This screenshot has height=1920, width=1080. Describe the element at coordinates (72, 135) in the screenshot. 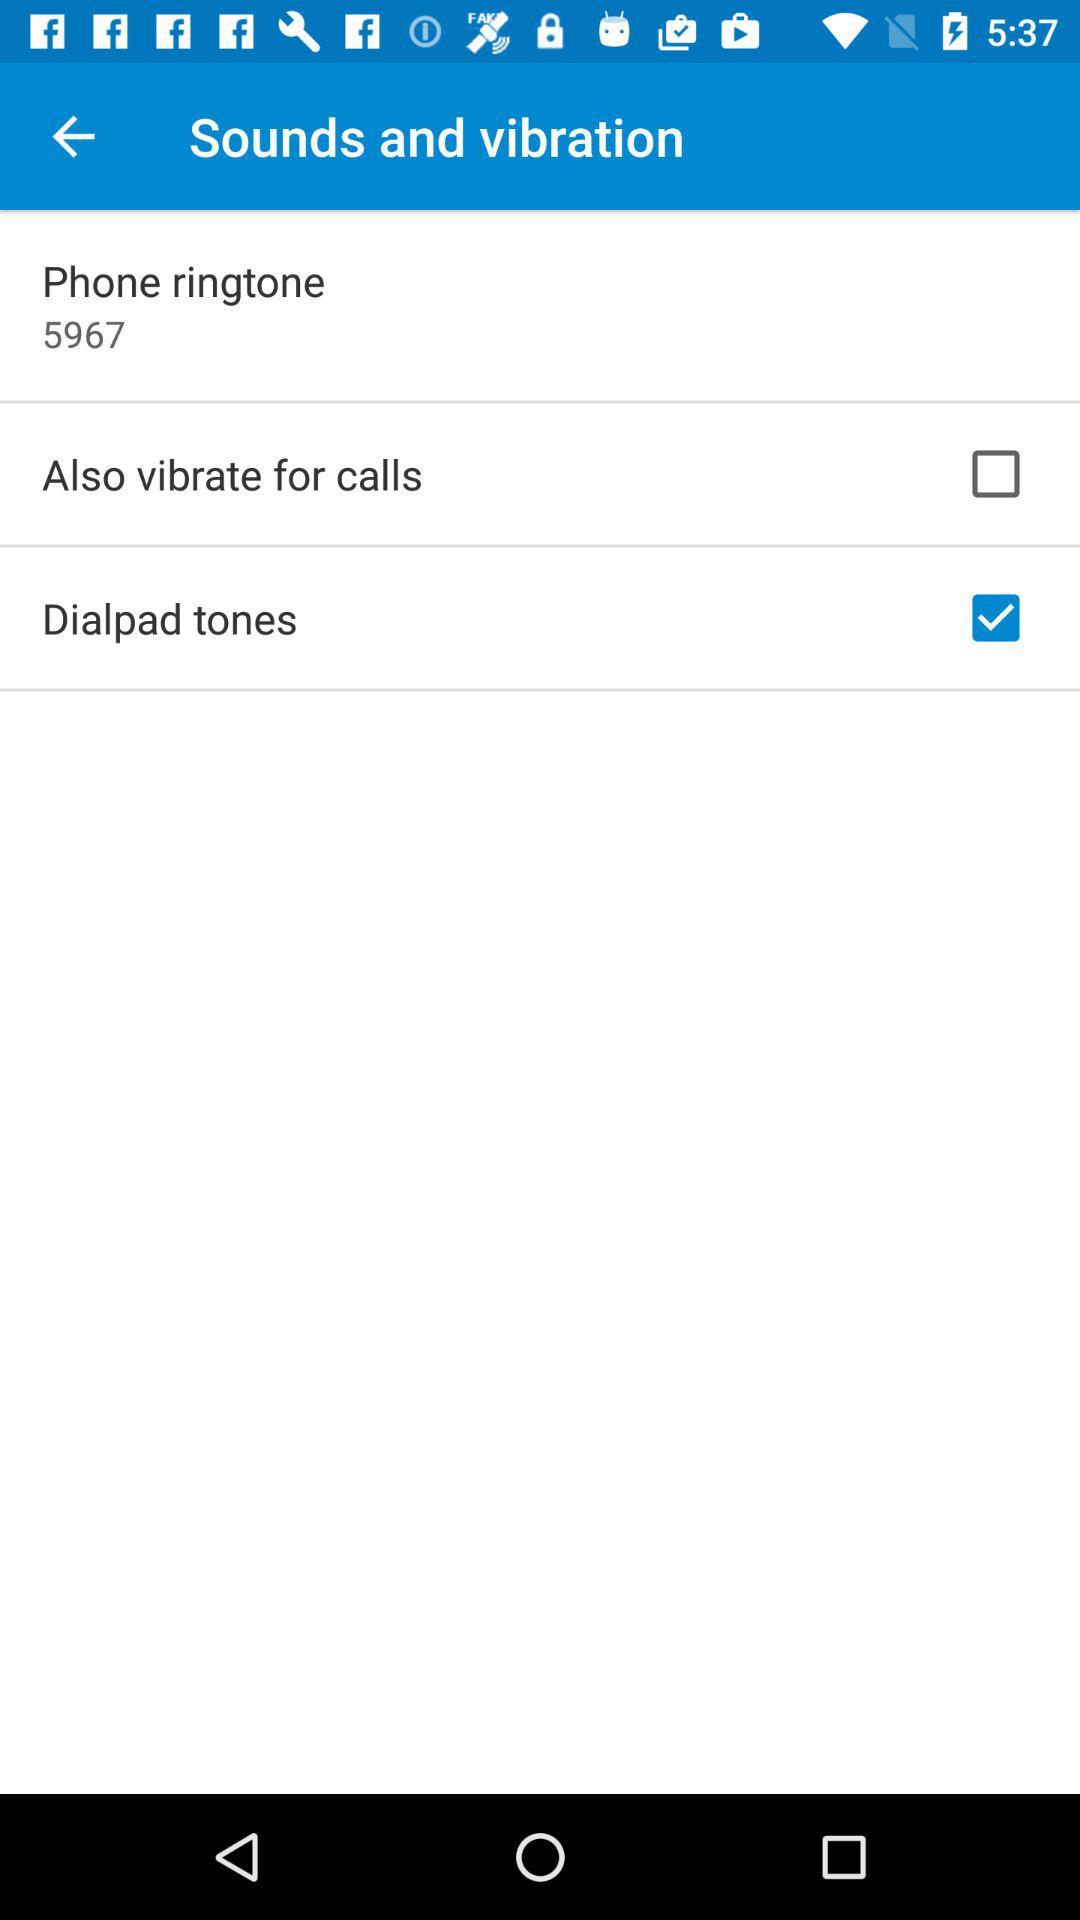

I see `the app above phone ringtone icon` at that location.